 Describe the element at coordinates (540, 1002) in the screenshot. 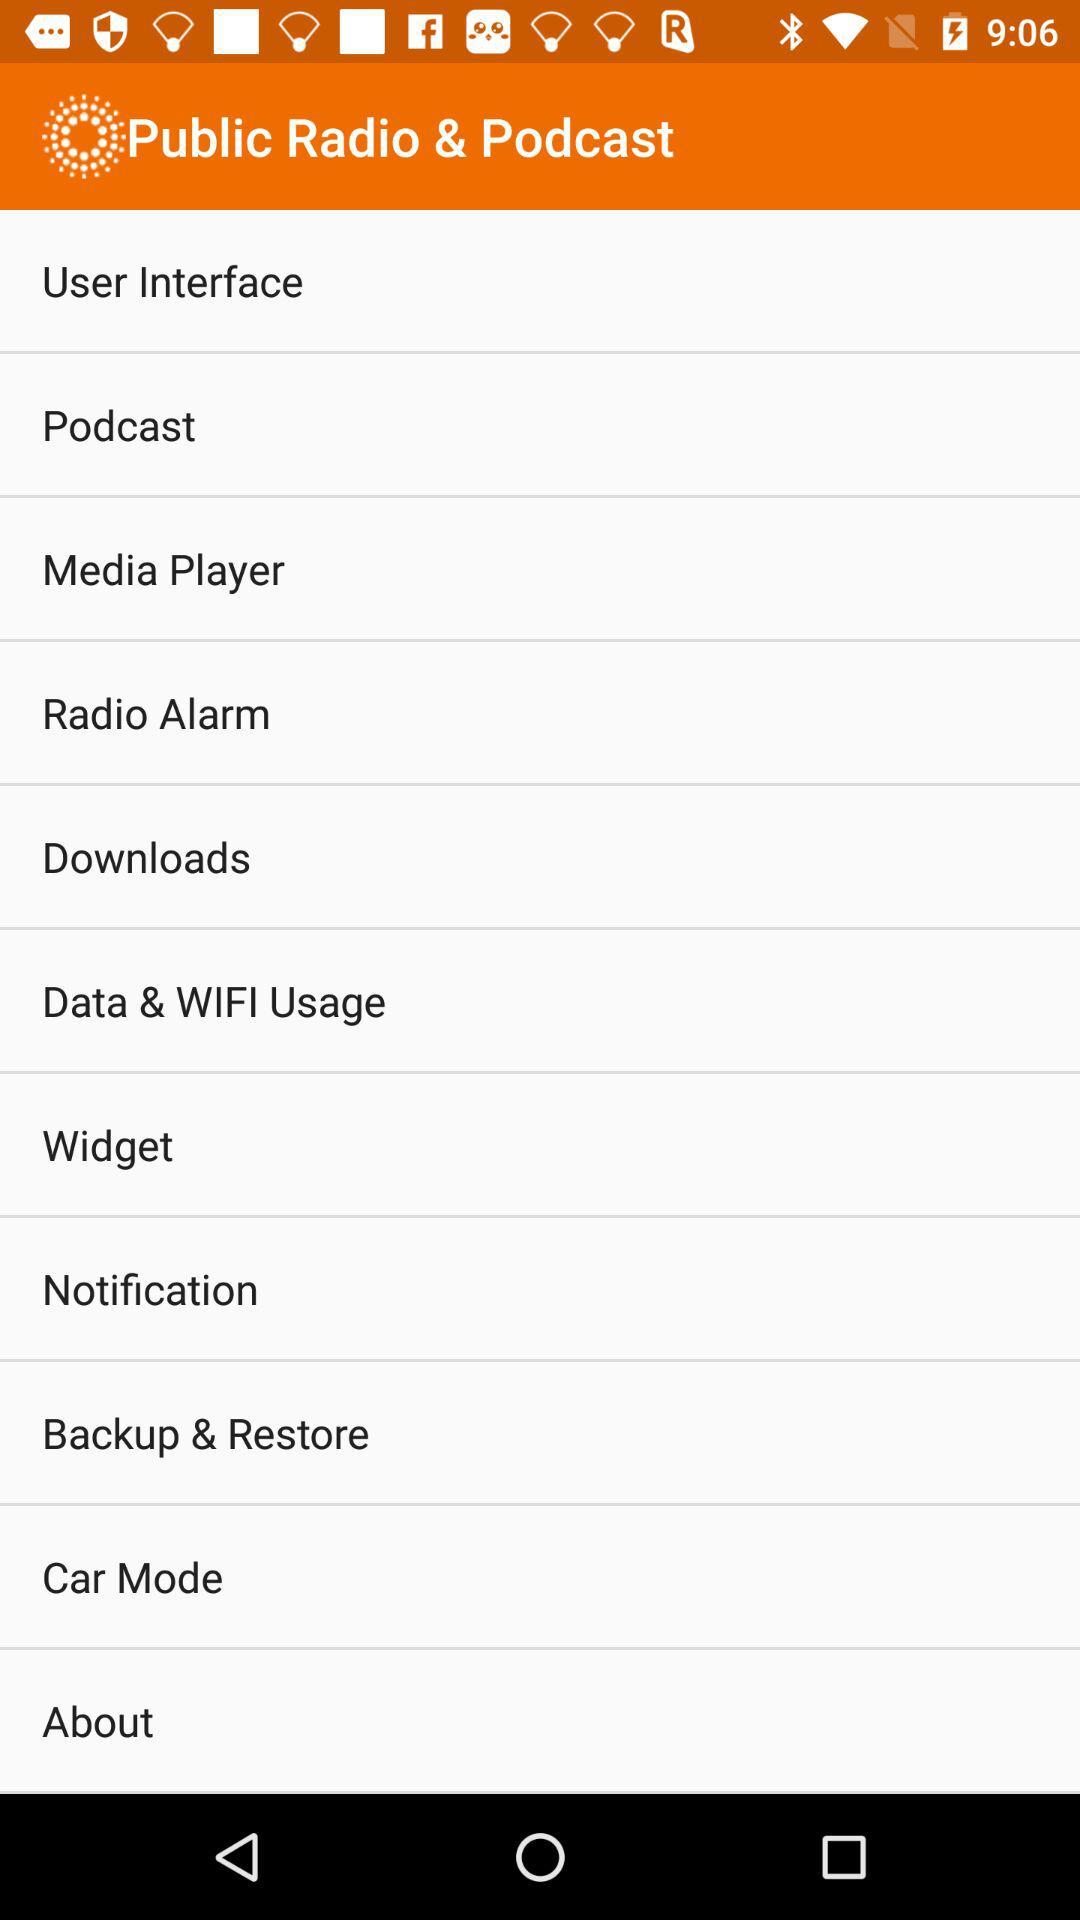

I see `item at the center` at that location.